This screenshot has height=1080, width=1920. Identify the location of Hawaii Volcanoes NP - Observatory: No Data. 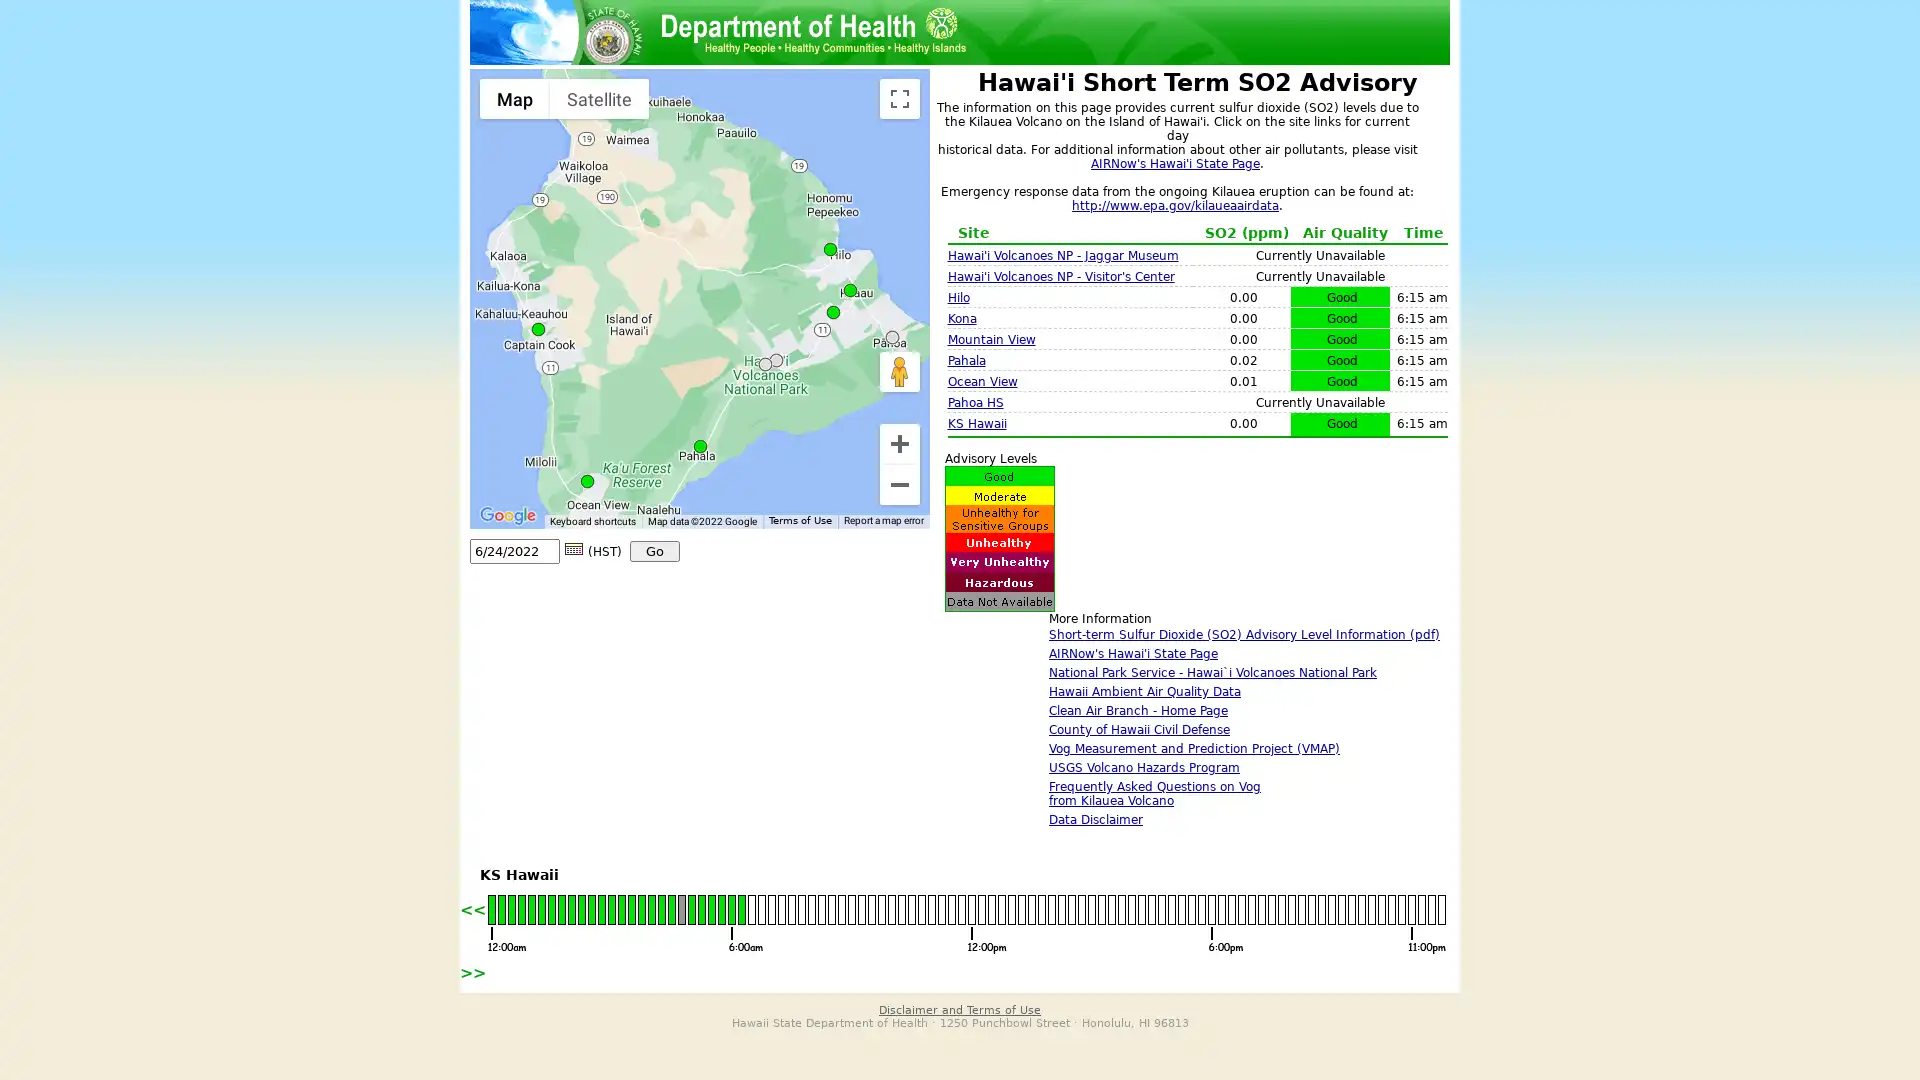
(764, 364).